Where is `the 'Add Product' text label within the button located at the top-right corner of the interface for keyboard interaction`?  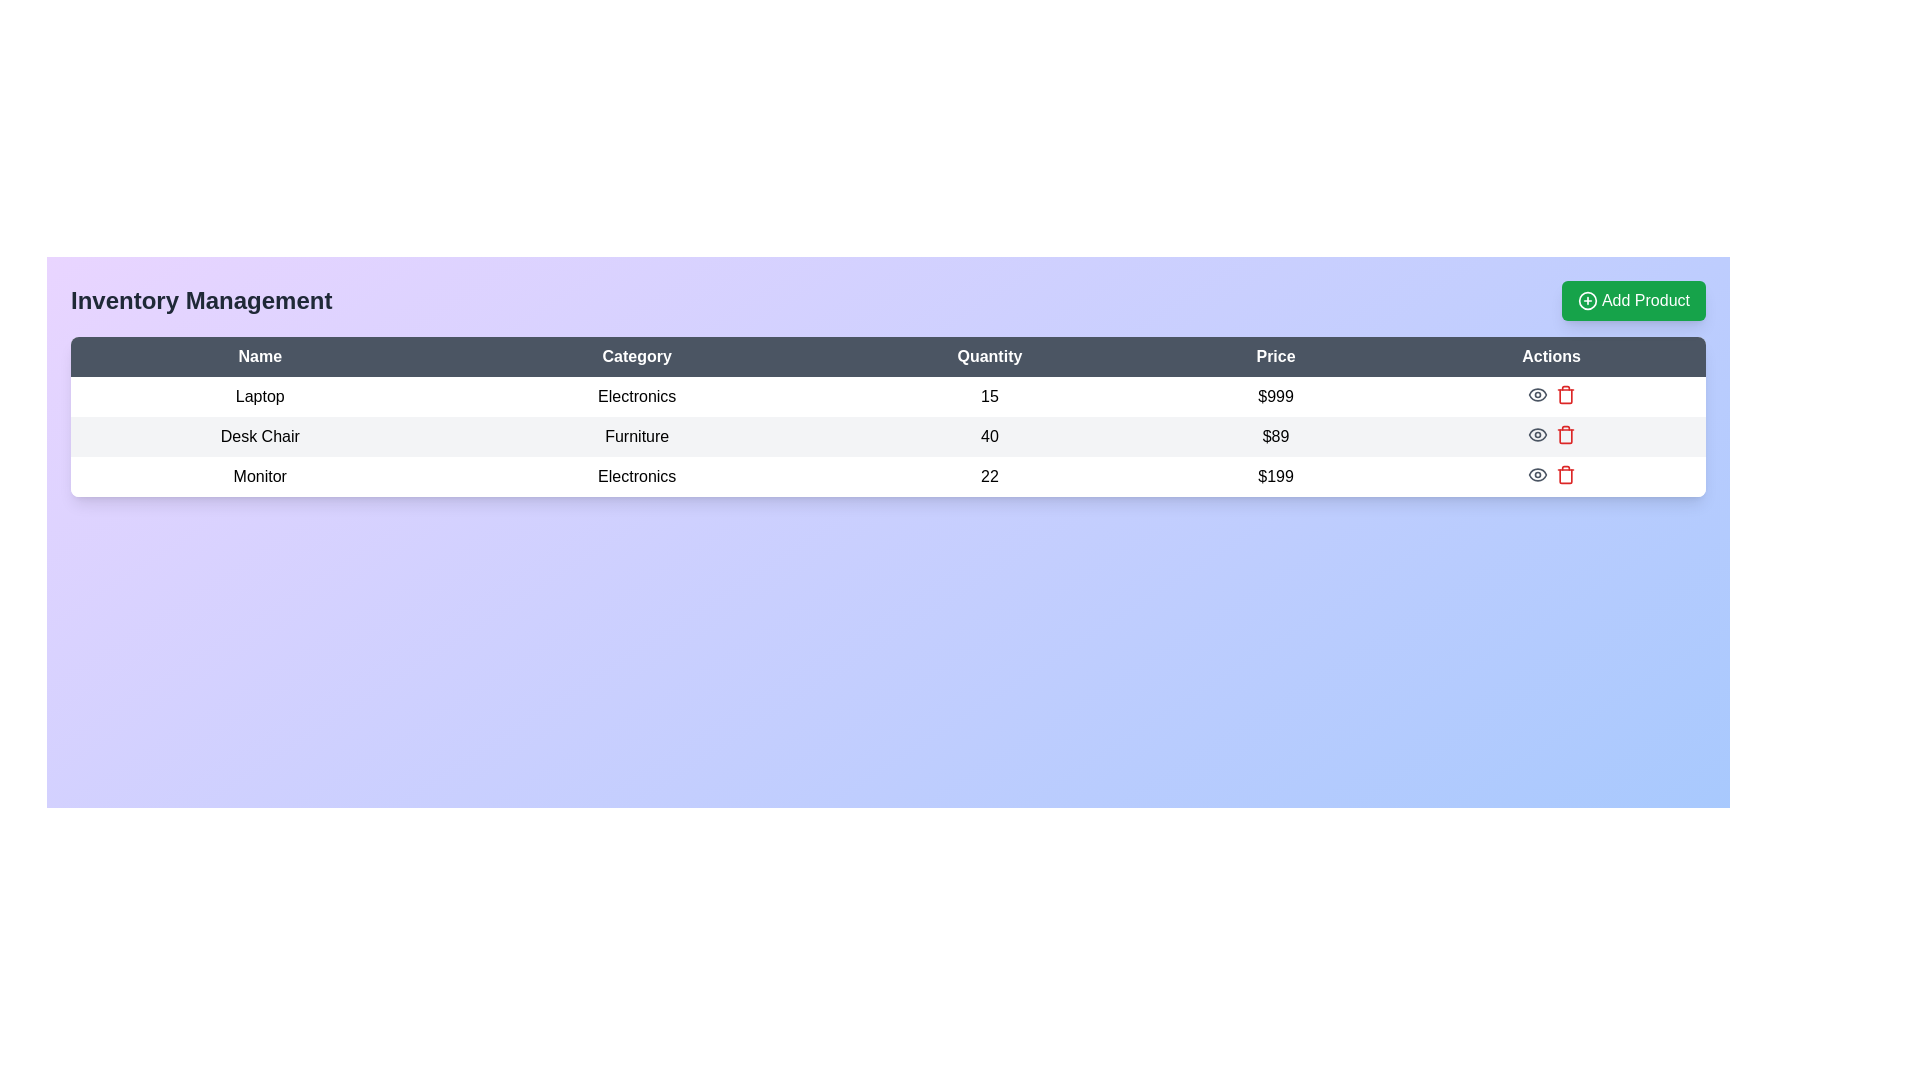
the 'Add Product' text label within the button located at the top-right corner of the interface for keyboard interaction is located at coordinates (1646, 300).